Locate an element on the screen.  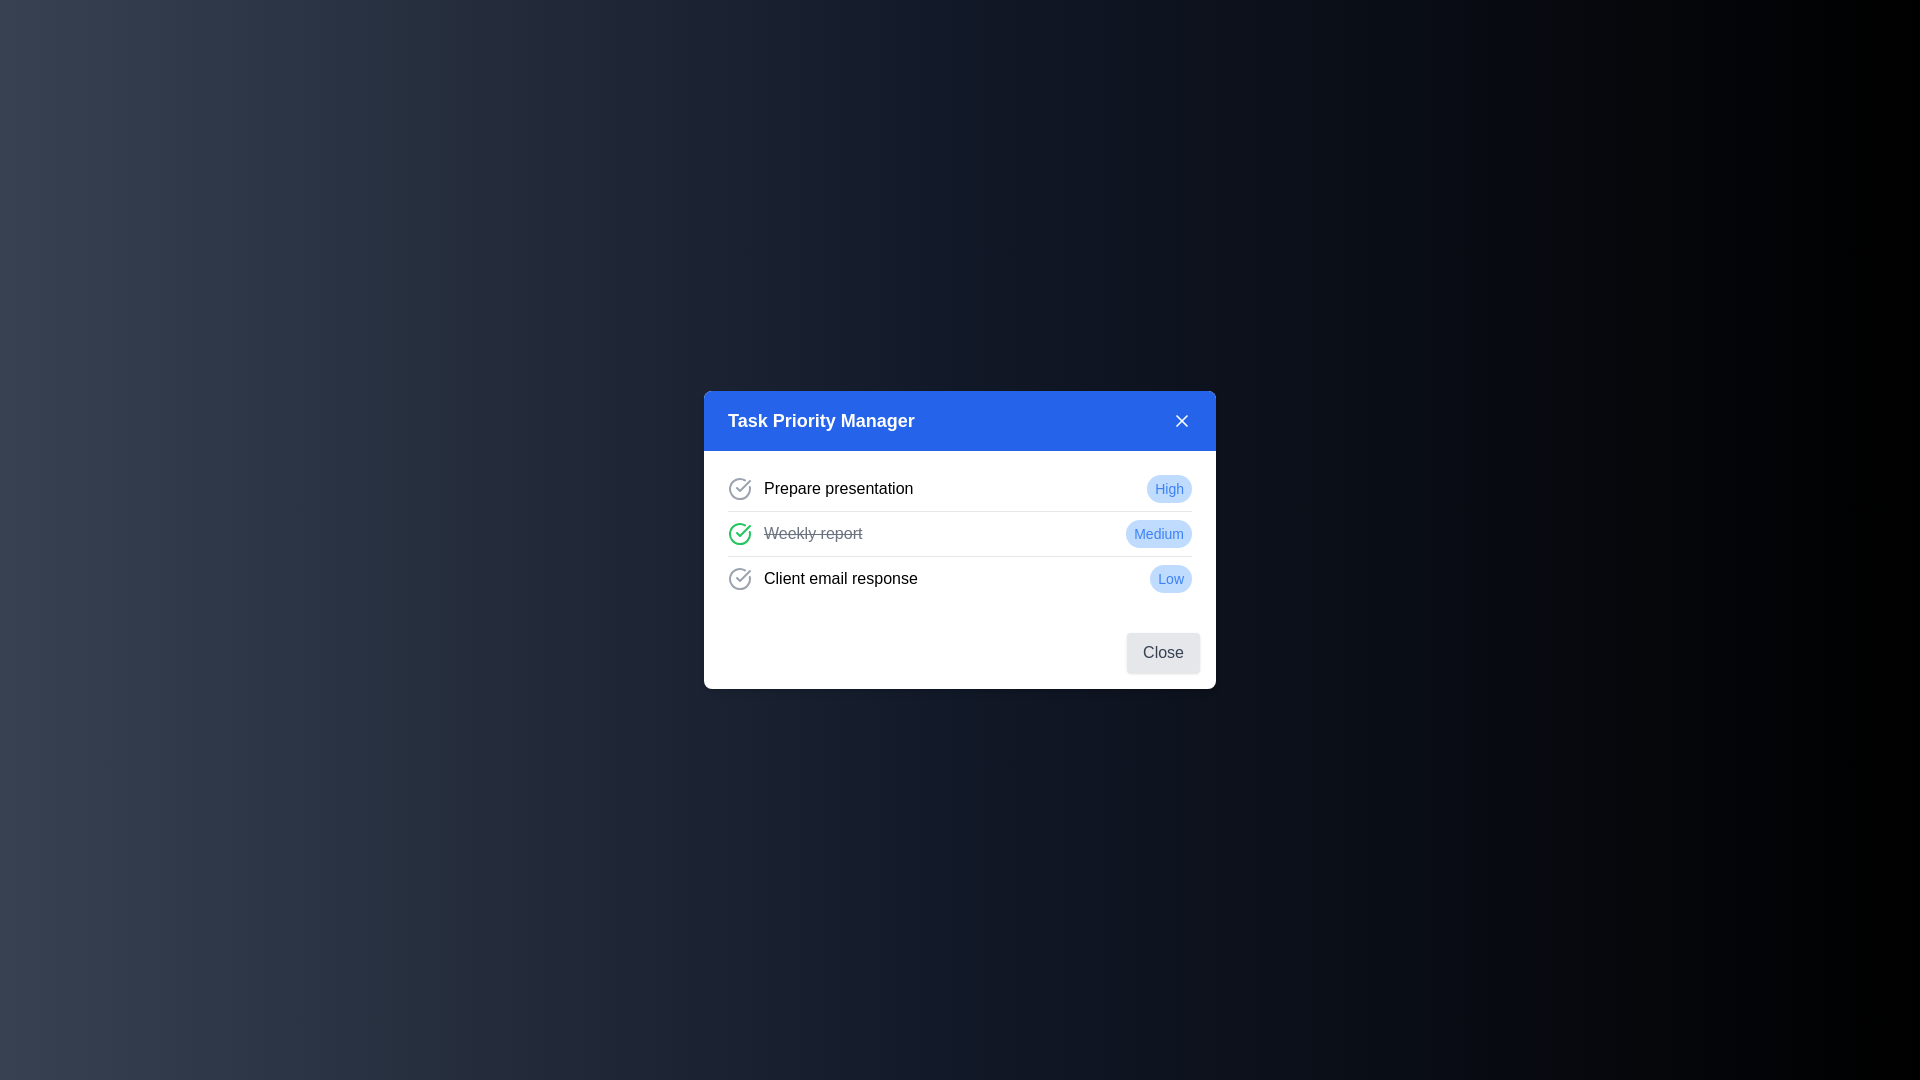
the text label 'Prepare presentation' is located at coordinates (838, 489).